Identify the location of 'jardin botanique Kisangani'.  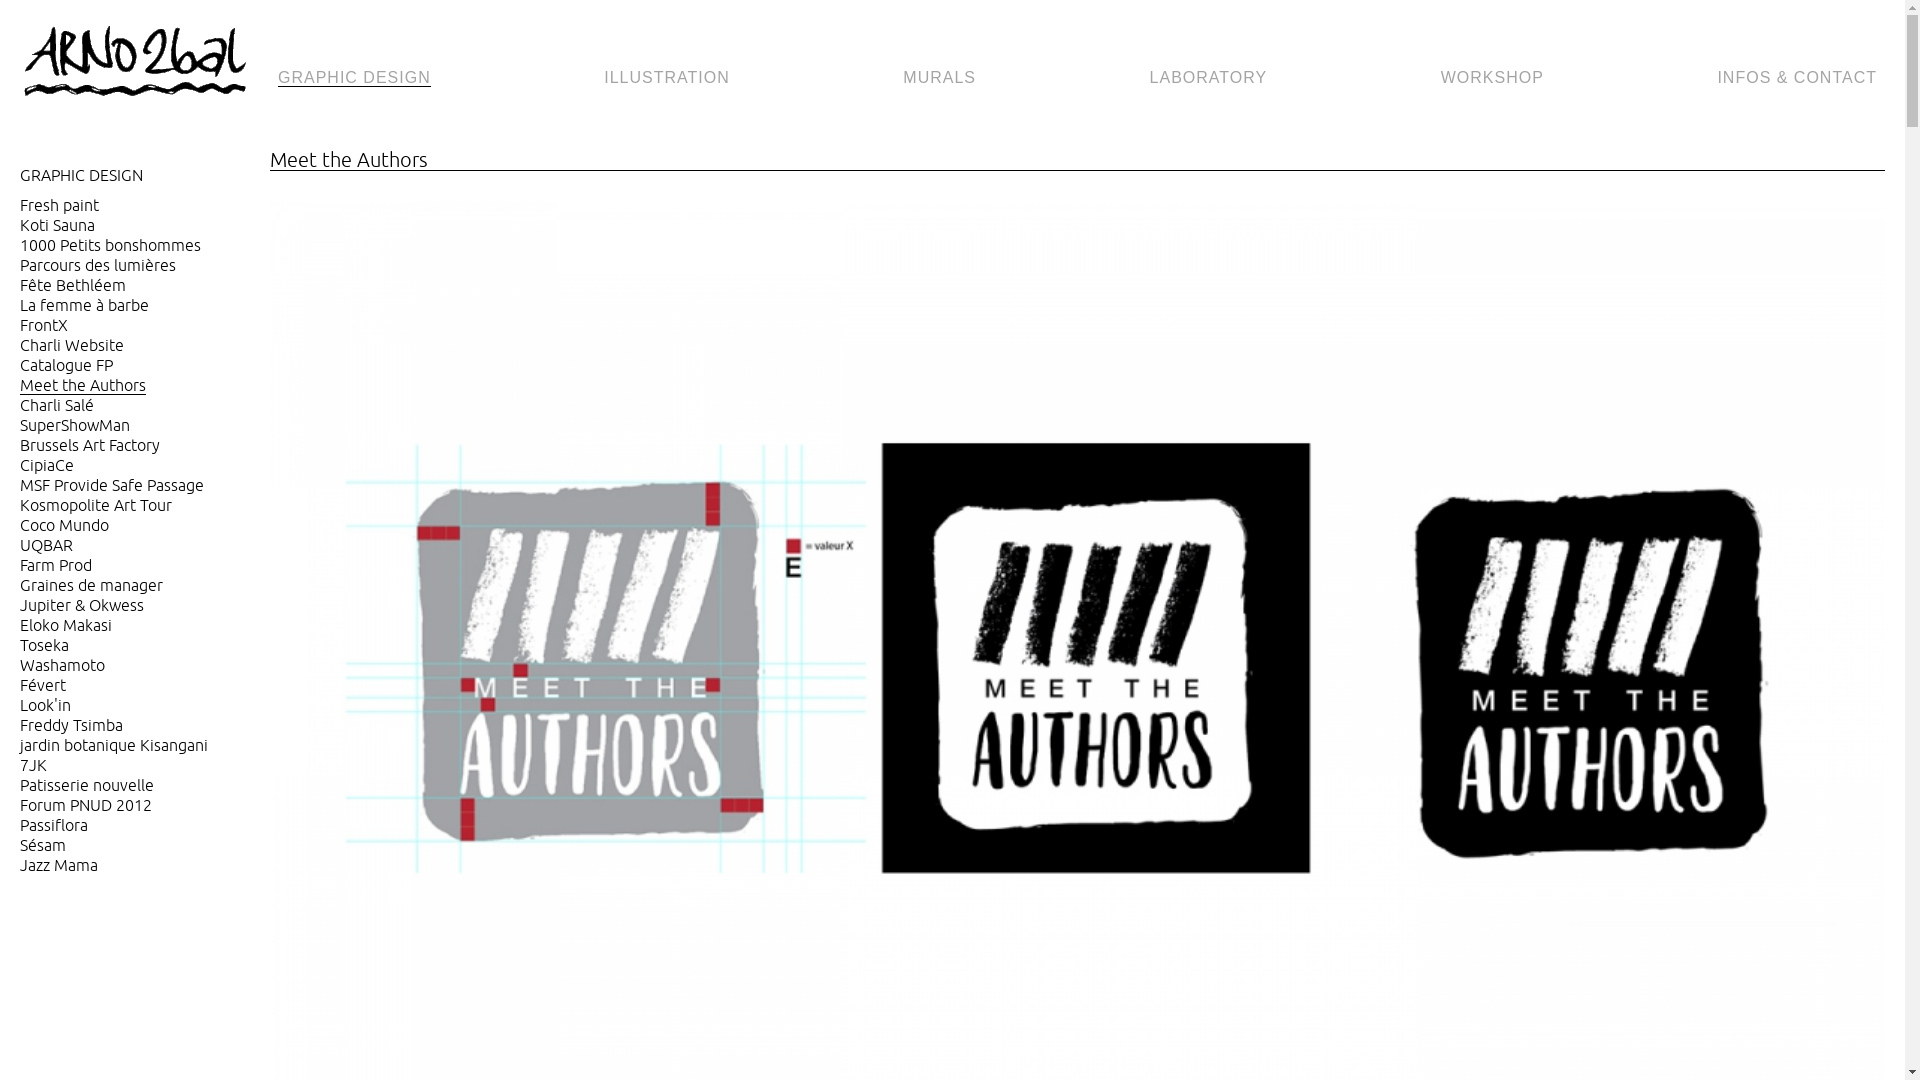
(19, 745).